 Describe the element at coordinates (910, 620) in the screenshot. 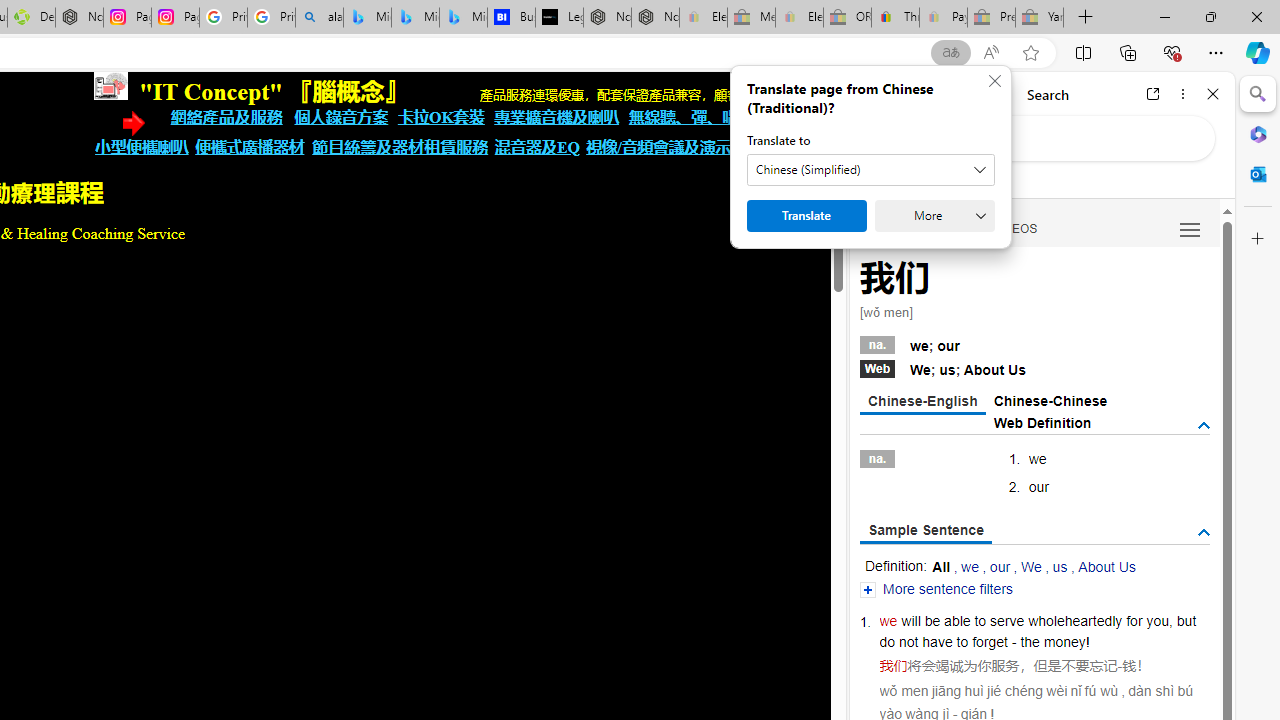

I see `'will'` at that location.